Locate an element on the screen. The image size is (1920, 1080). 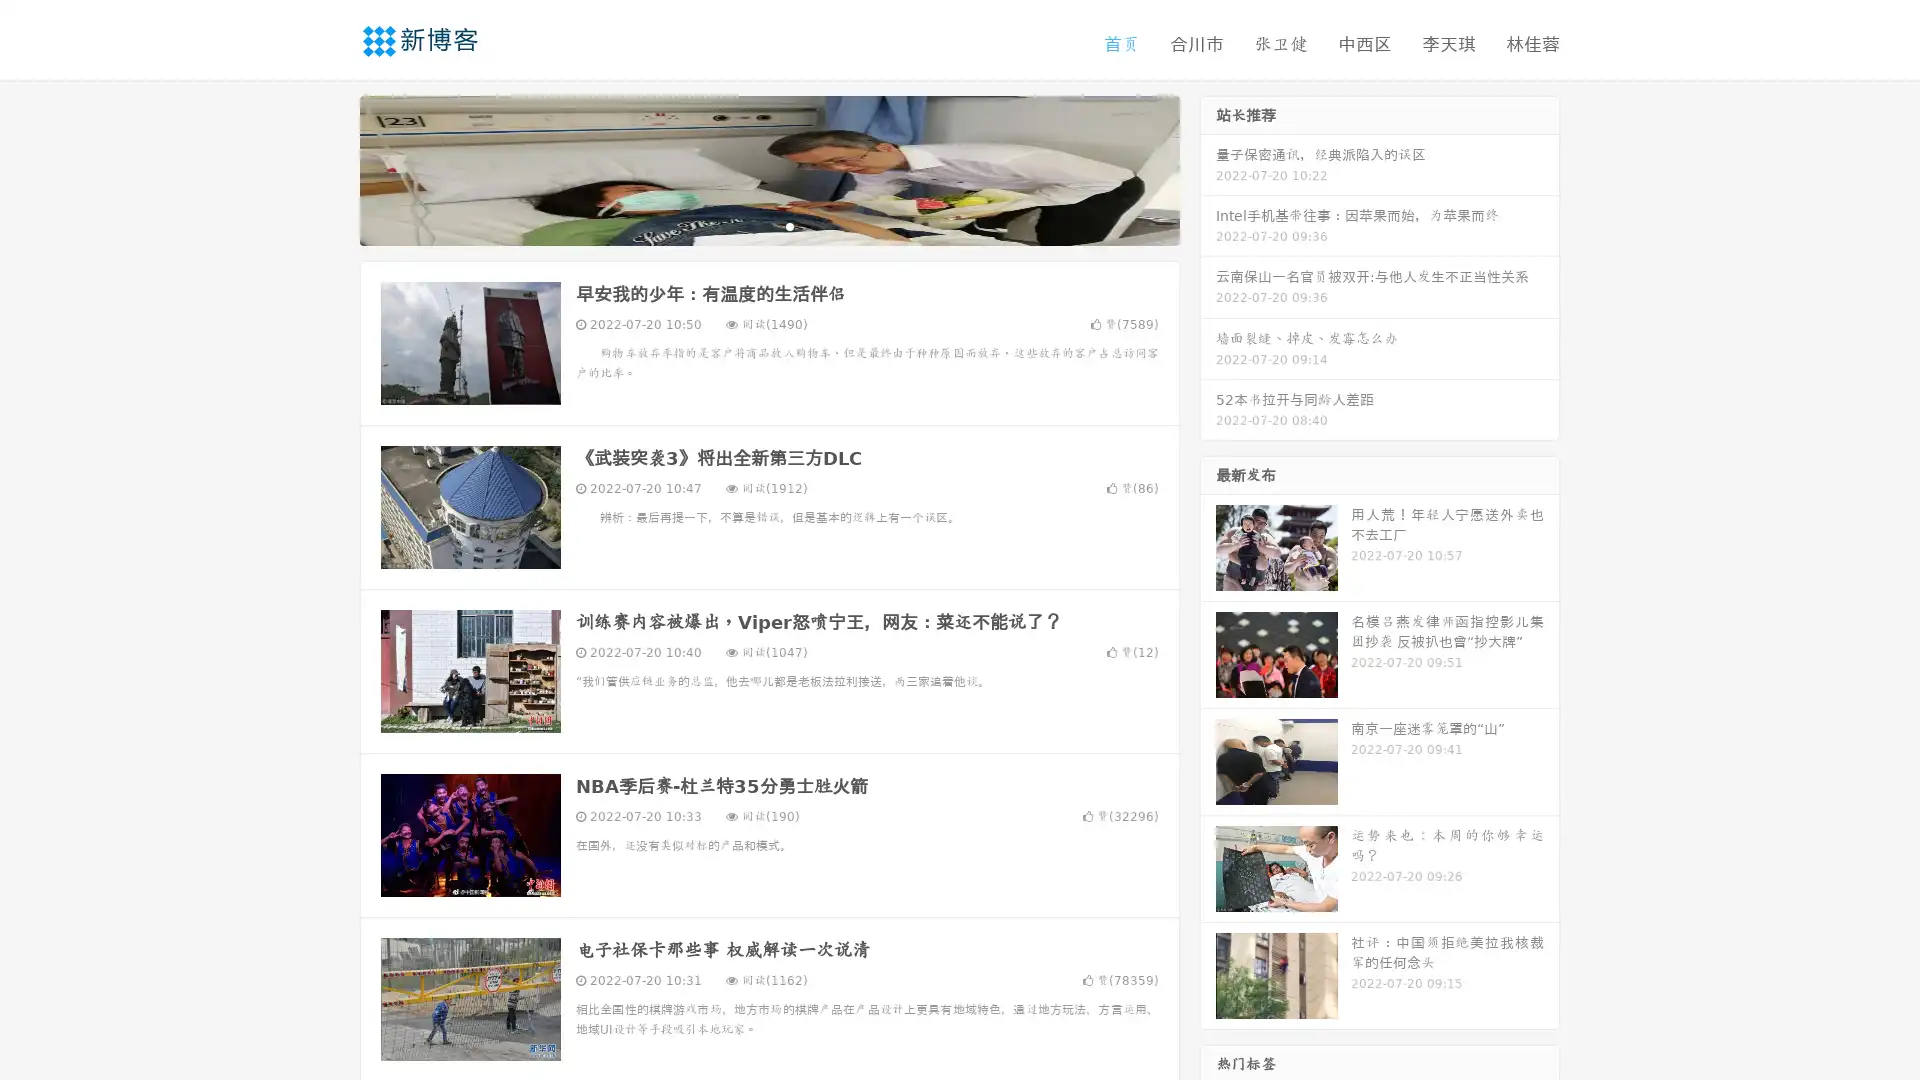
Go to slide 1 is located at coordinates (748, 225).